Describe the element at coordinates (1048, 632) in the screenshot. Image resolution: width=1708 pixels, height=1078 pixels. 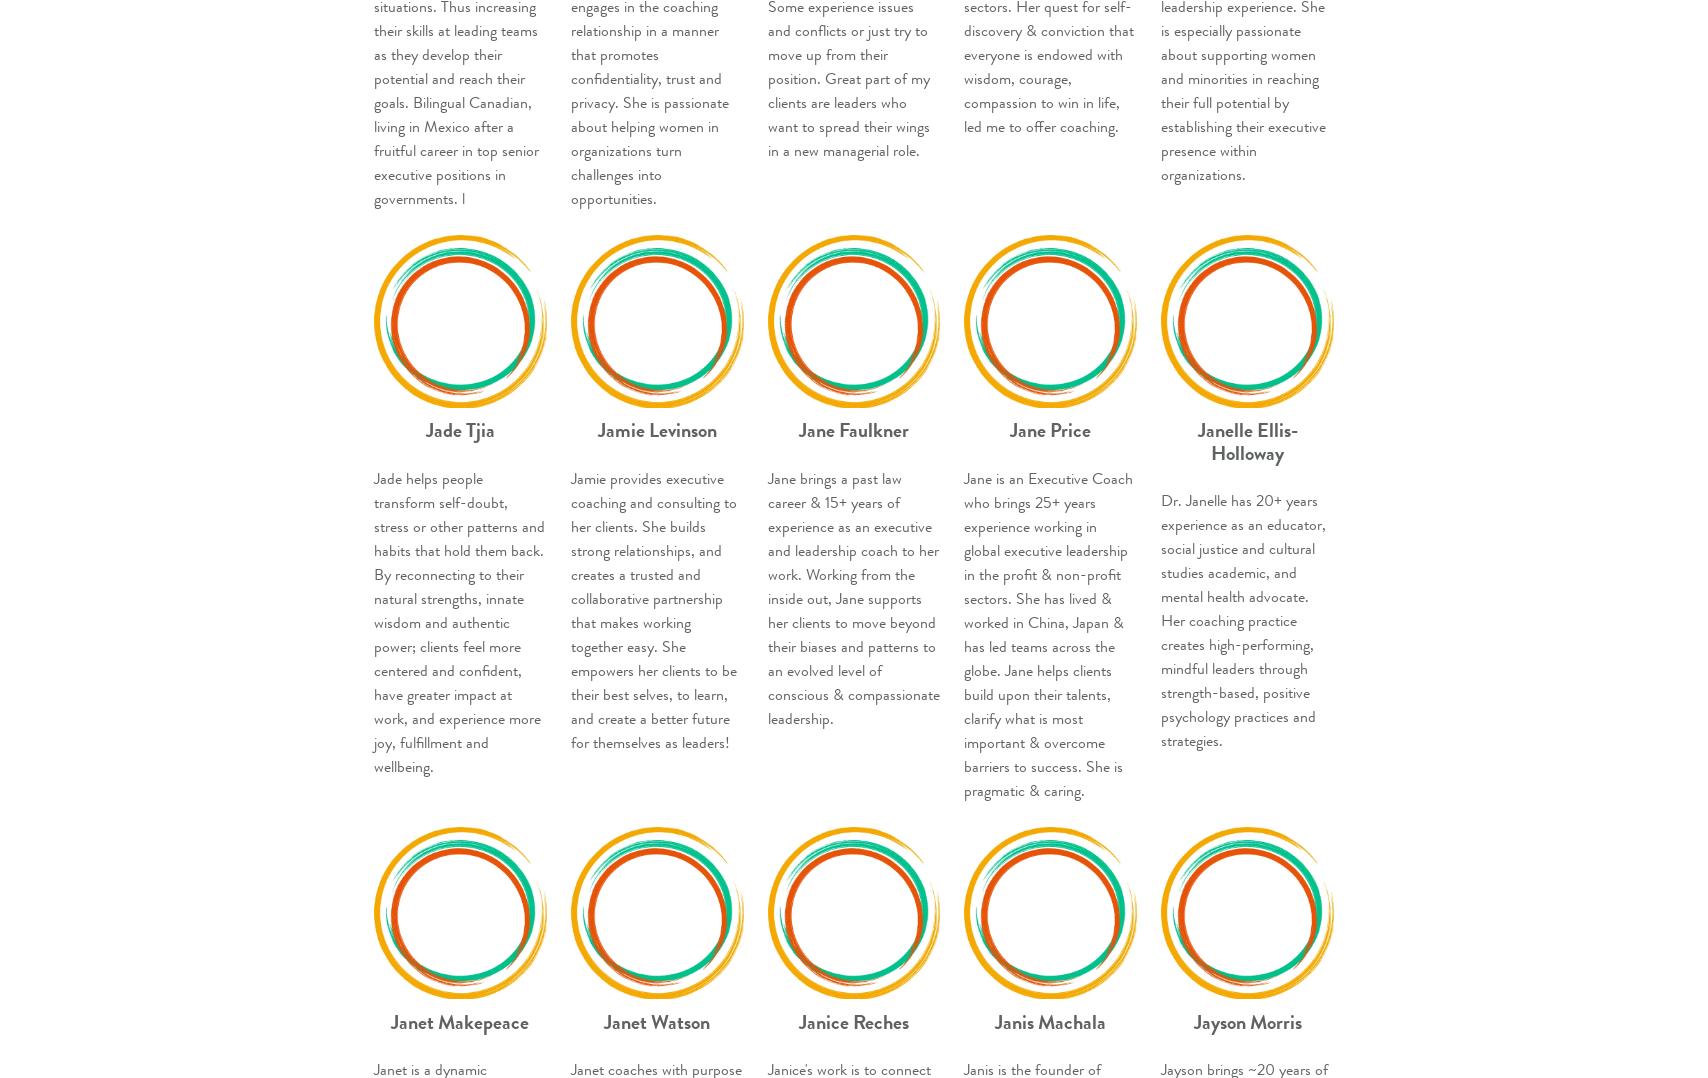
I see `'Jane is an Executive Coach who brings 25+ years experience working in global executive leadership in the profit & non-profit sectors. She has lived & worked in China, Japan & has led teams across the globe. Jane helps clients build upon their talents, clarify what is most important & overcome barriers to success. She is pragmatic & caring.'` at that location.